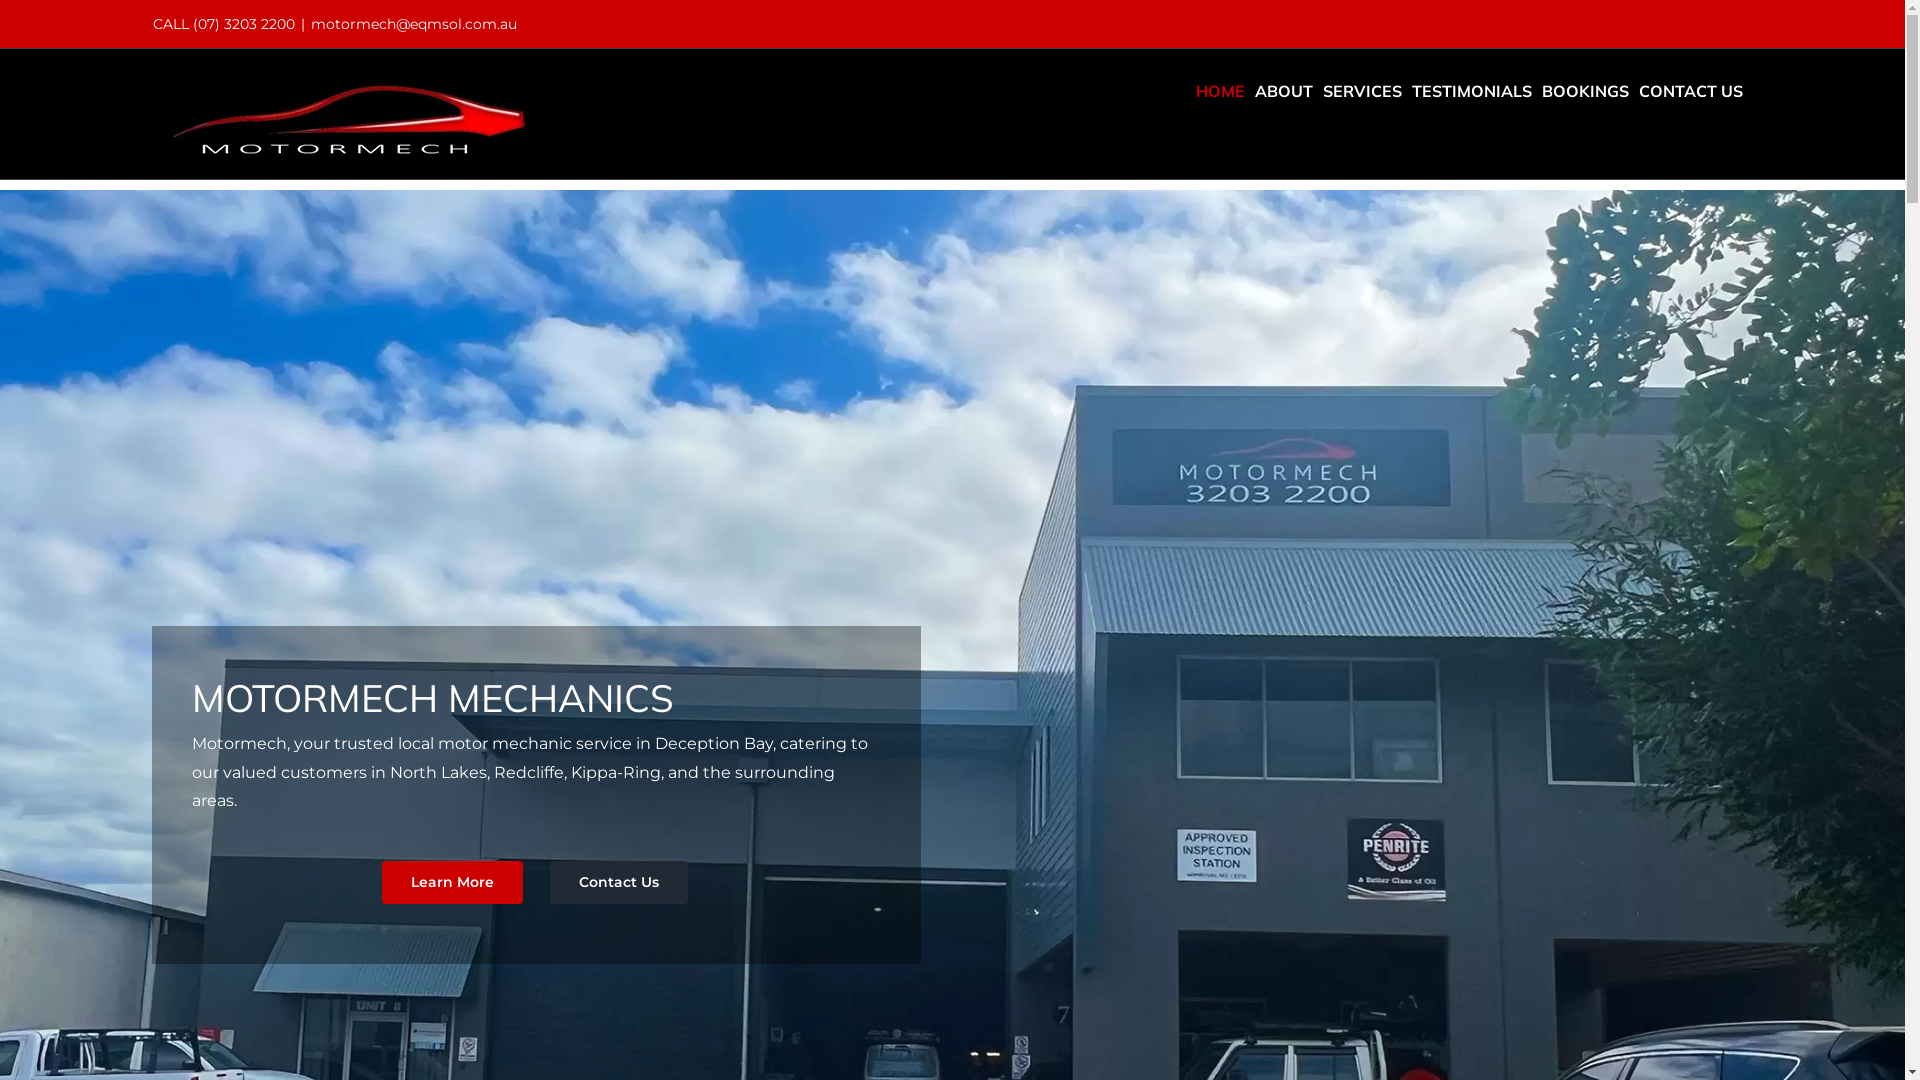 This screenshot has height=1080, width=1920. Describe the element at coordinates (1282, 91) in the screenshot. I see `'ABOUT'` at that location.